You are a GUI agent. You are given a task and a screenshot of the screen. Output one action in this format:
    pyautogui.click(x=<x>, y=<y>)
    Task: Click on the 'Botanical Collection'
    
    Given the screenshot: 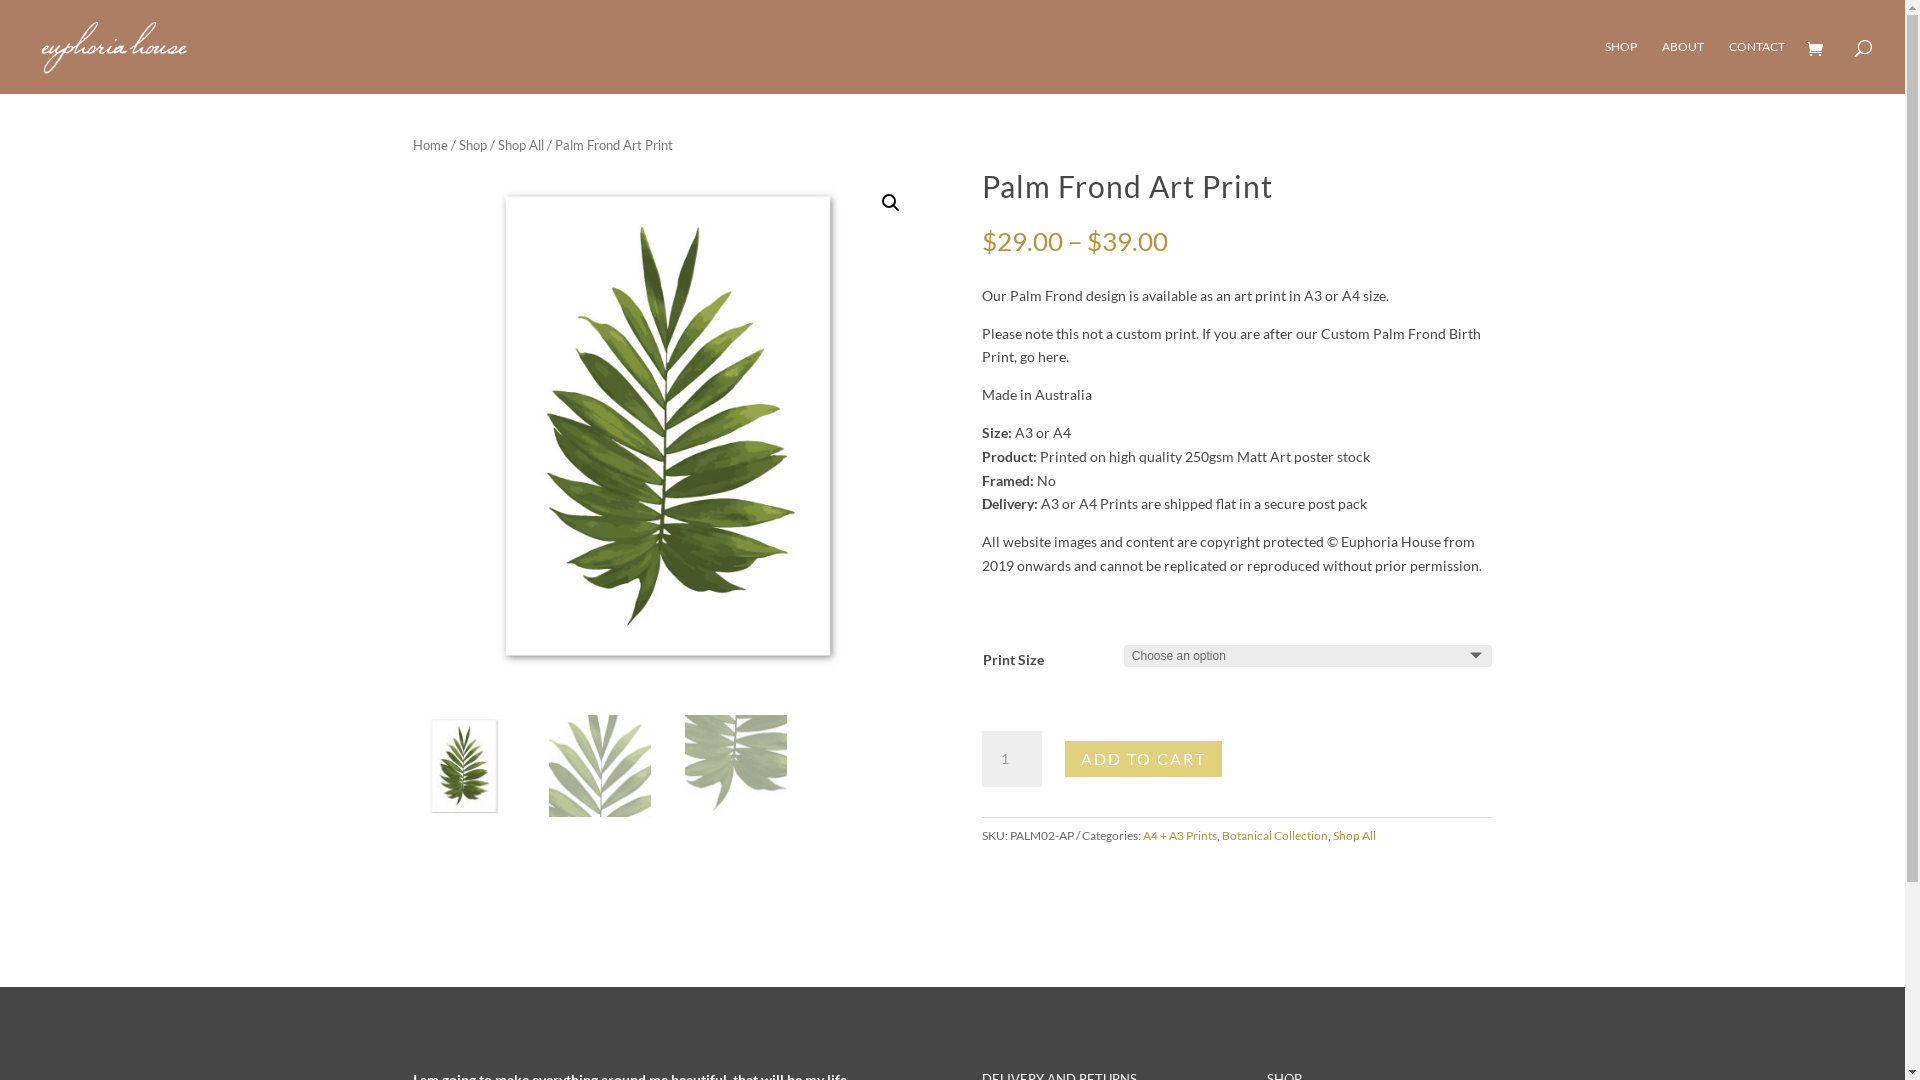 What is the action you would take?
    pyautogui.click(x=1274, y=835)
    